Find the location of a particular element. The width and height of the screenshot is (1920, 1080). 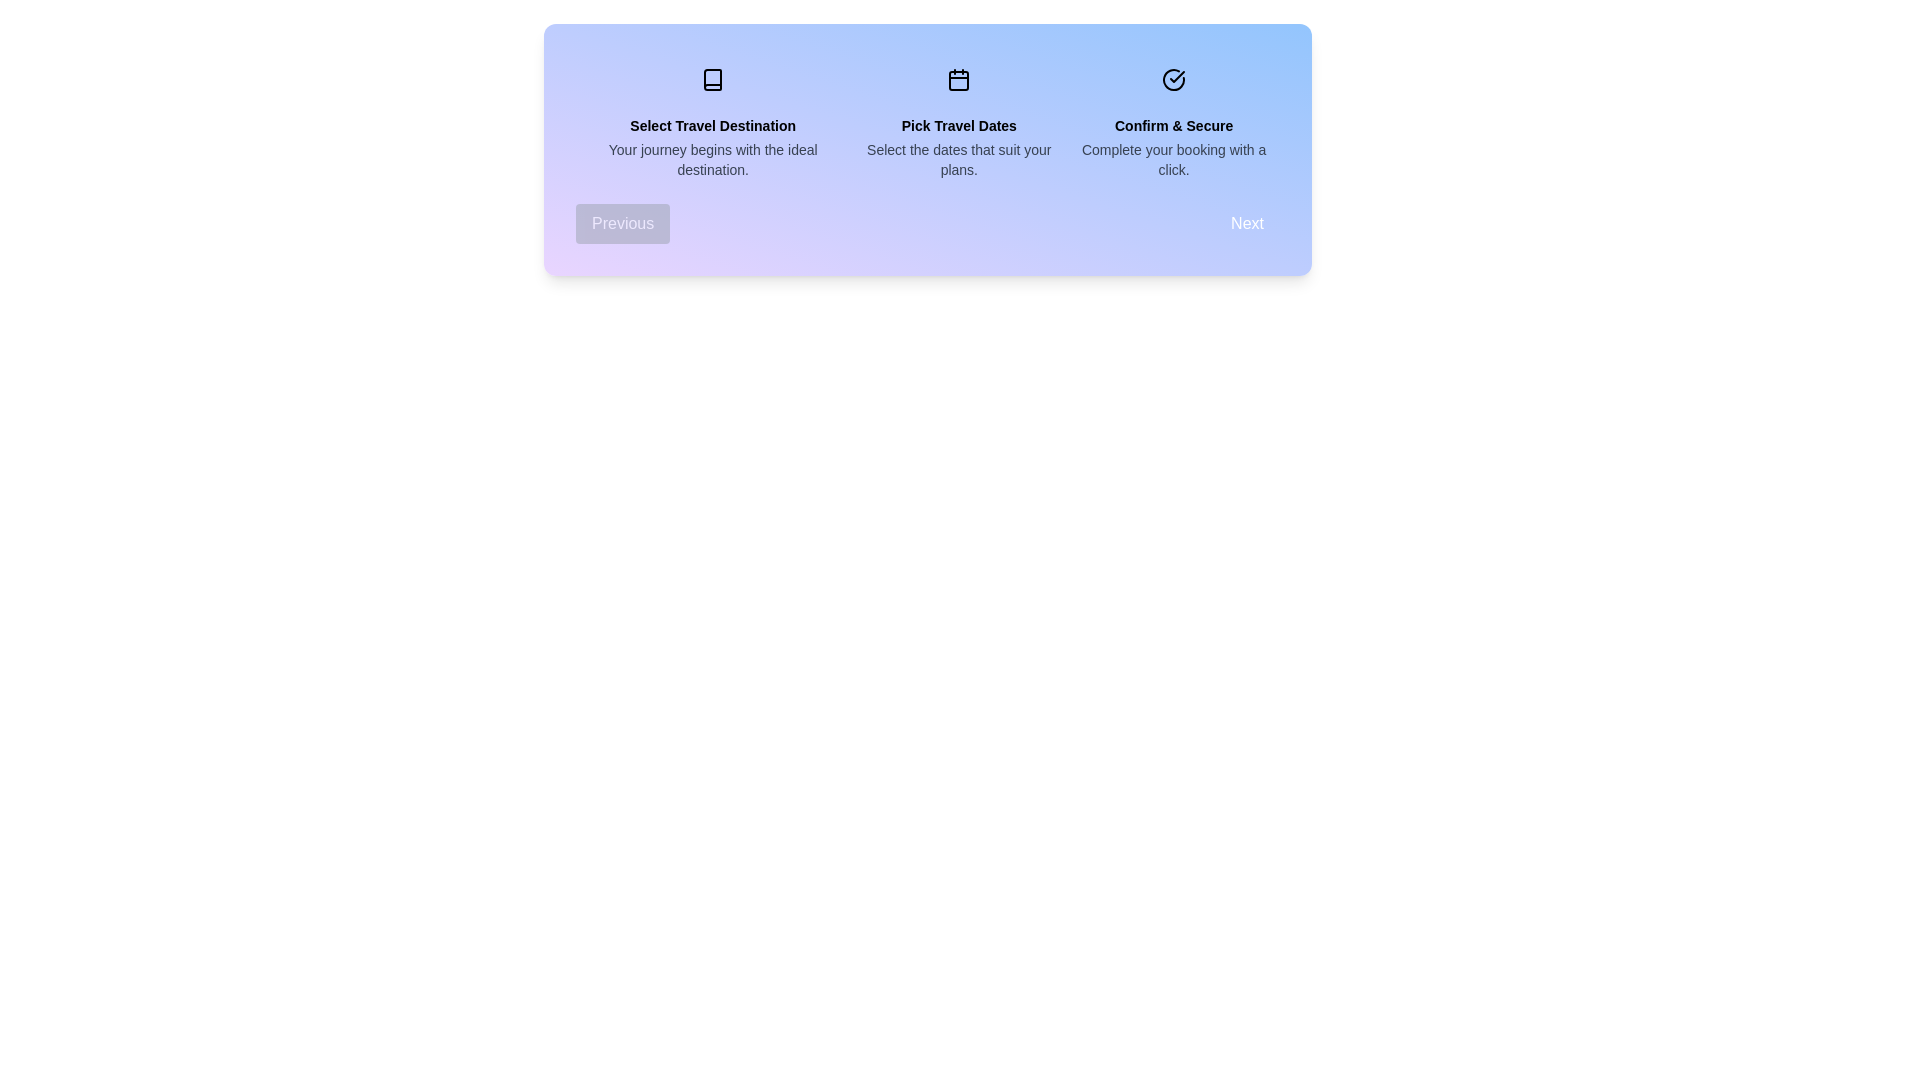

the Previous button to navigate is located at coordinates (622, 223).